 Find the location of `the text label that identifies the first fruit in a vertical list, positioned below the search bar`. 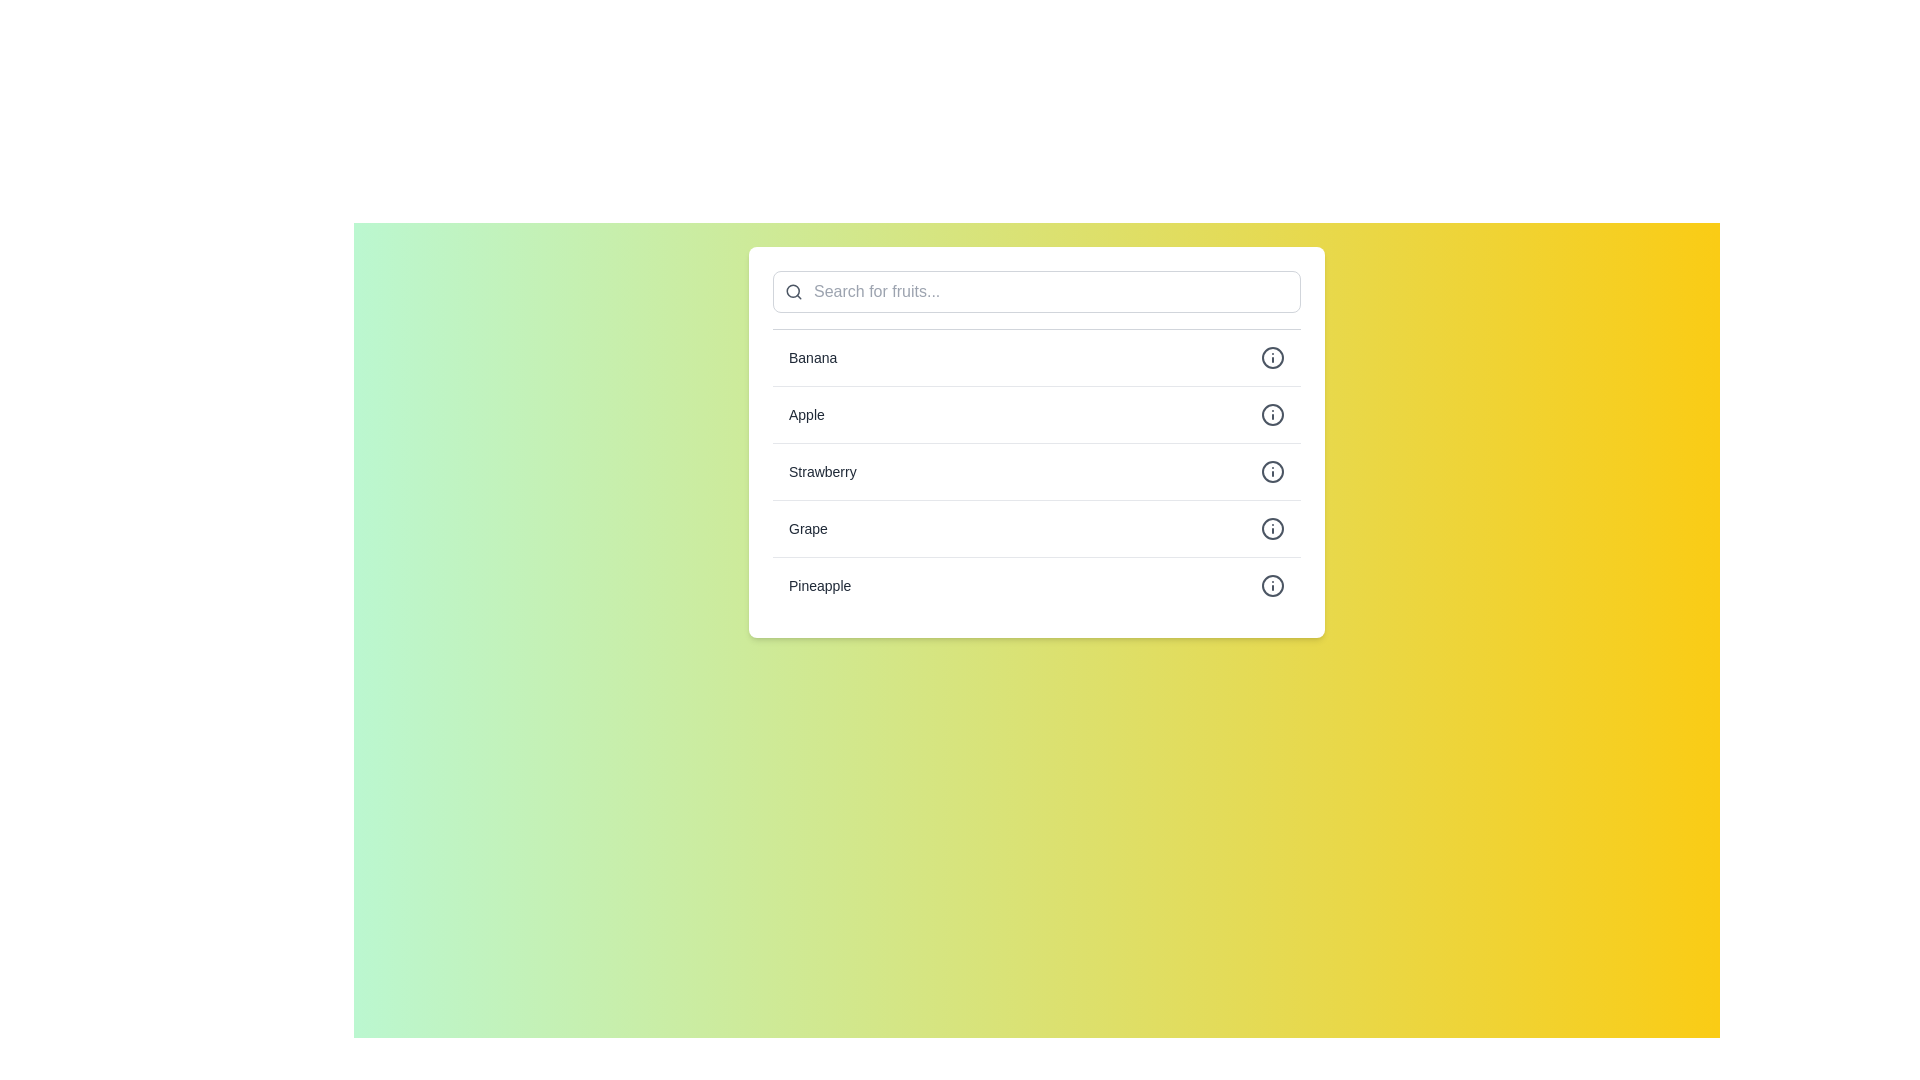

the text label that identifies the first fruit in a vertical list, positioned below the search bar is located at coordinates (813, 357).